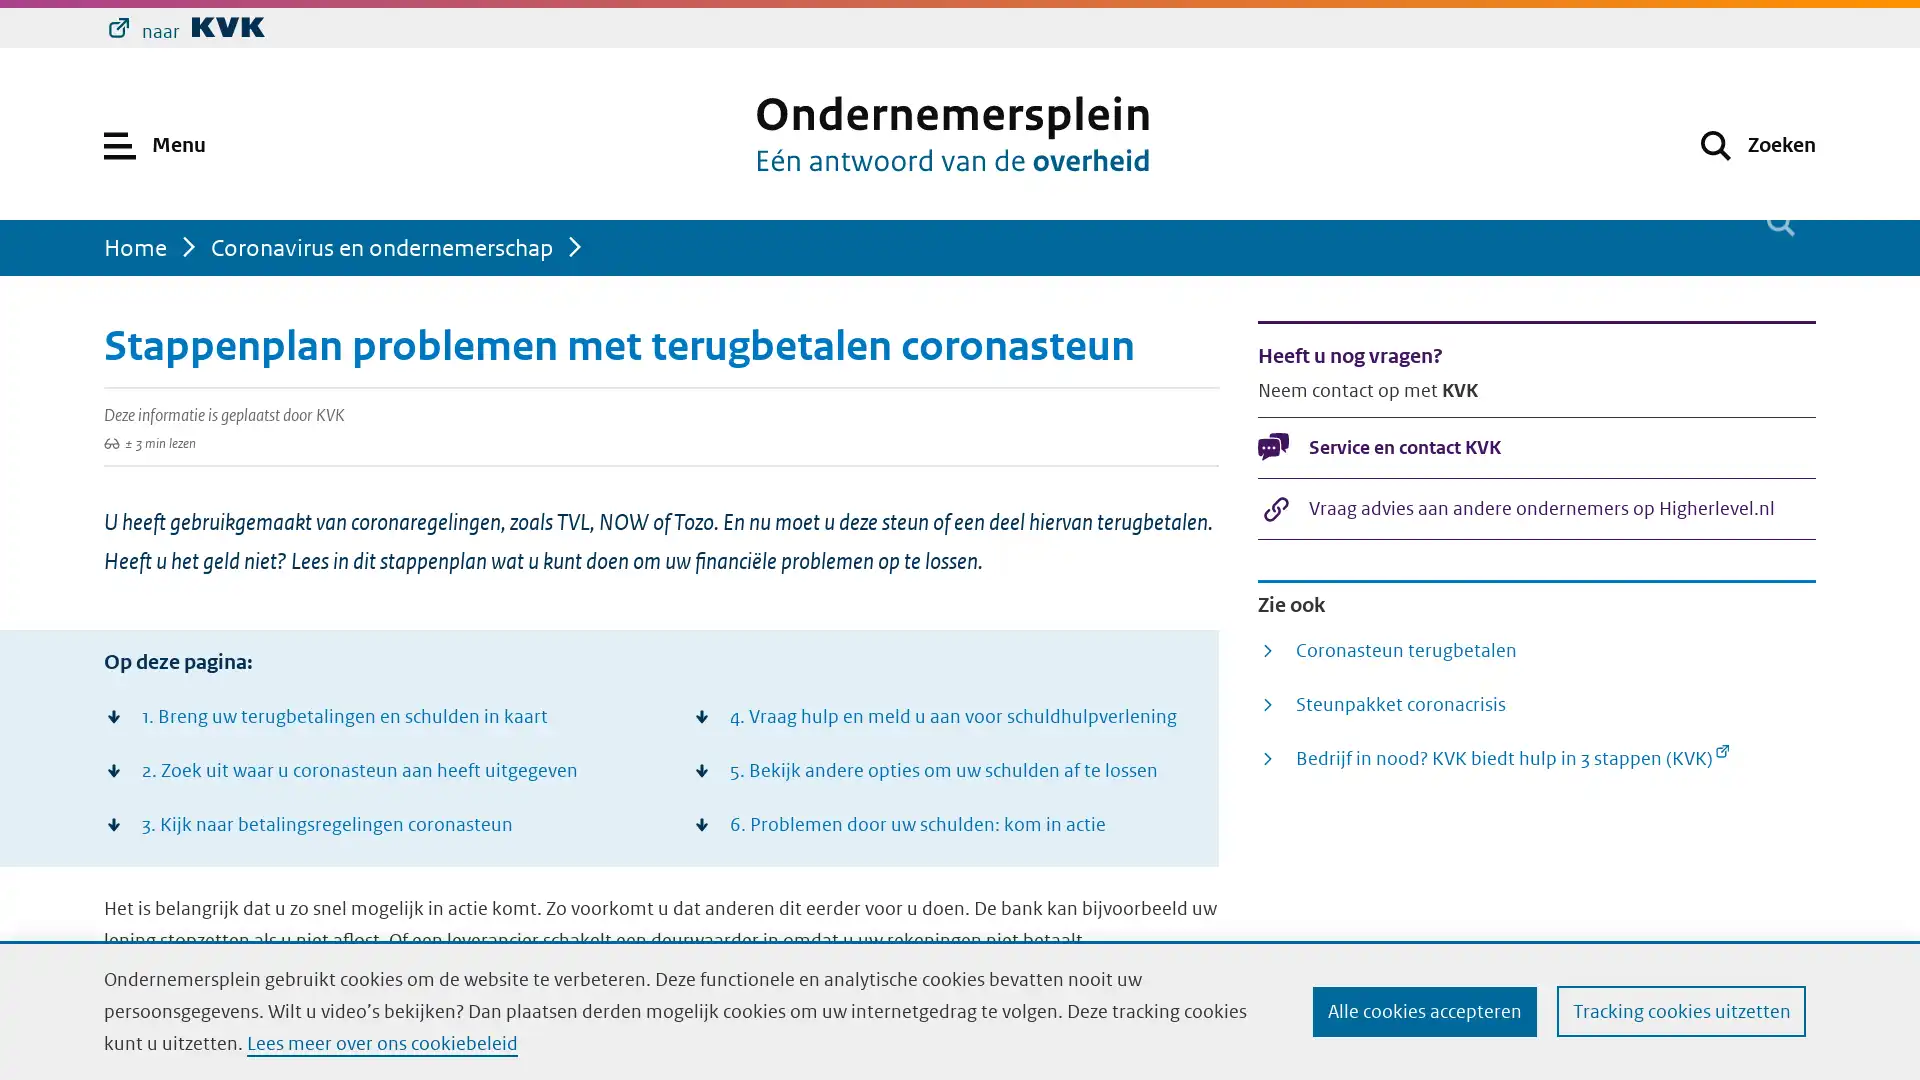  Describe the element at coordinates (1424, 1011) in the screenshot. I see `Alle cookies accepteren` at that location.